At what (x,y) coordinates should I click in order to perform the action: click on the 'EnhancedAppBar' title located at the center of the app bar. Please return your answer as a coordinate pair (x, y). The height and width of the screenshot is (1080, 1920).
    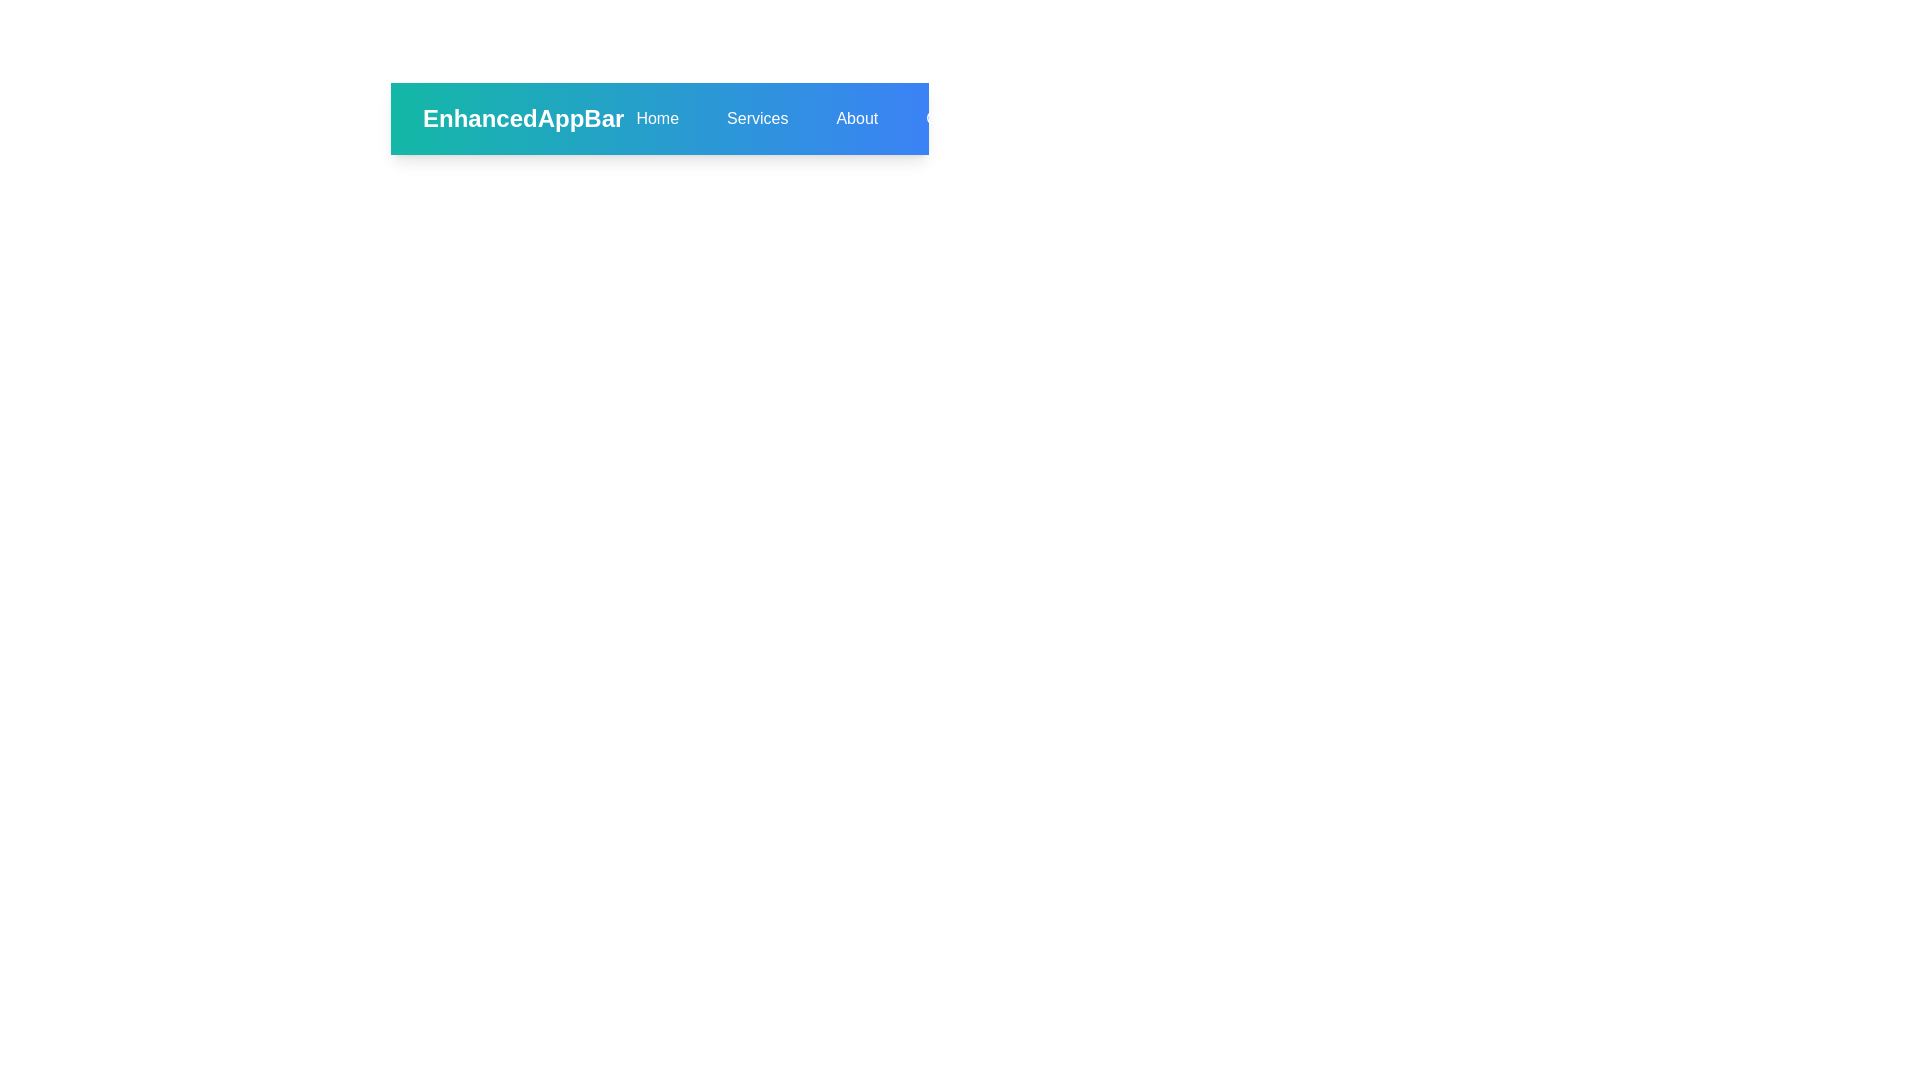
    Looking at the image, I should click on (514, 119).